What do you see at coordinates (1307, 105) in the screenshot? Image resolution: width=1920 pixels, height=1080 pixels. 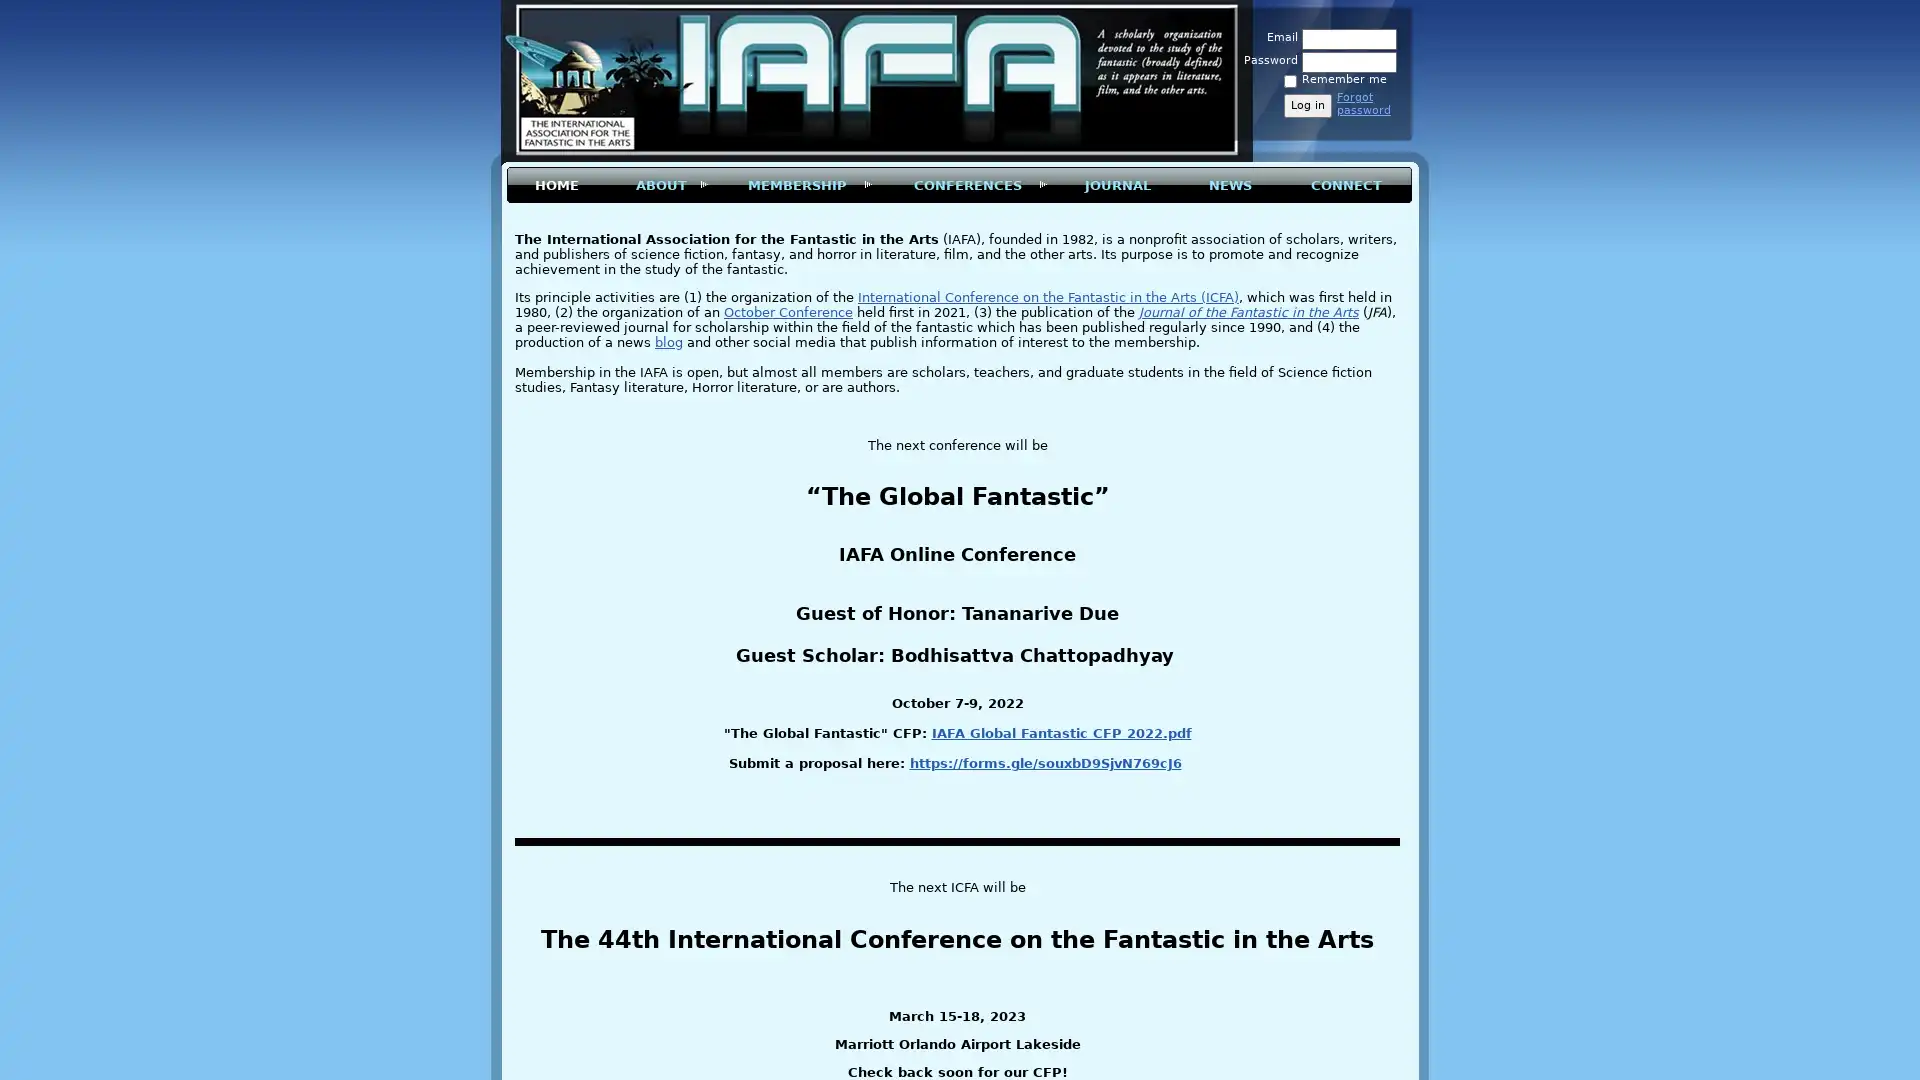 I see `Log in` at bounding box center [1307, 105].